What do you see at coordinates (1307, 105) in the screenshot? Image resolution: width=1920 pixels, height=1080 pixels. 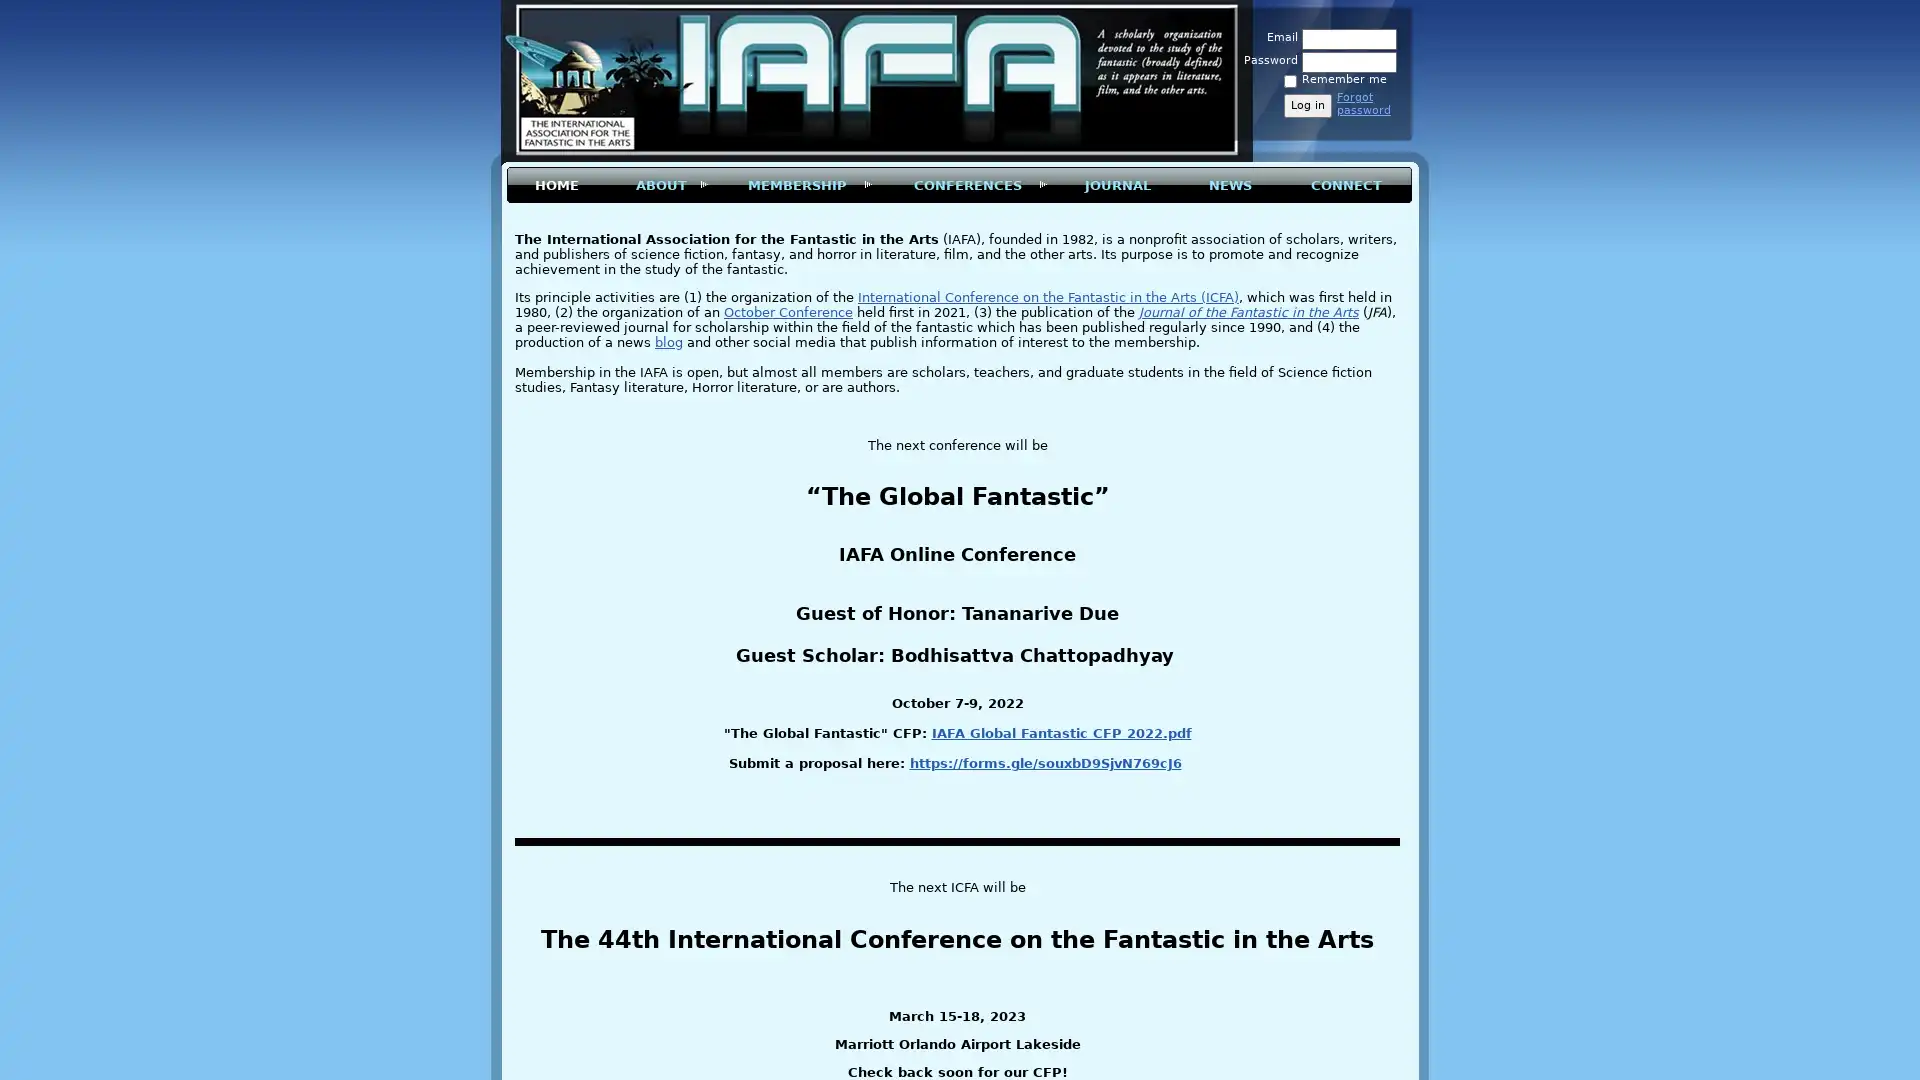 I see `Log in` at bounding box center [1307, 105].